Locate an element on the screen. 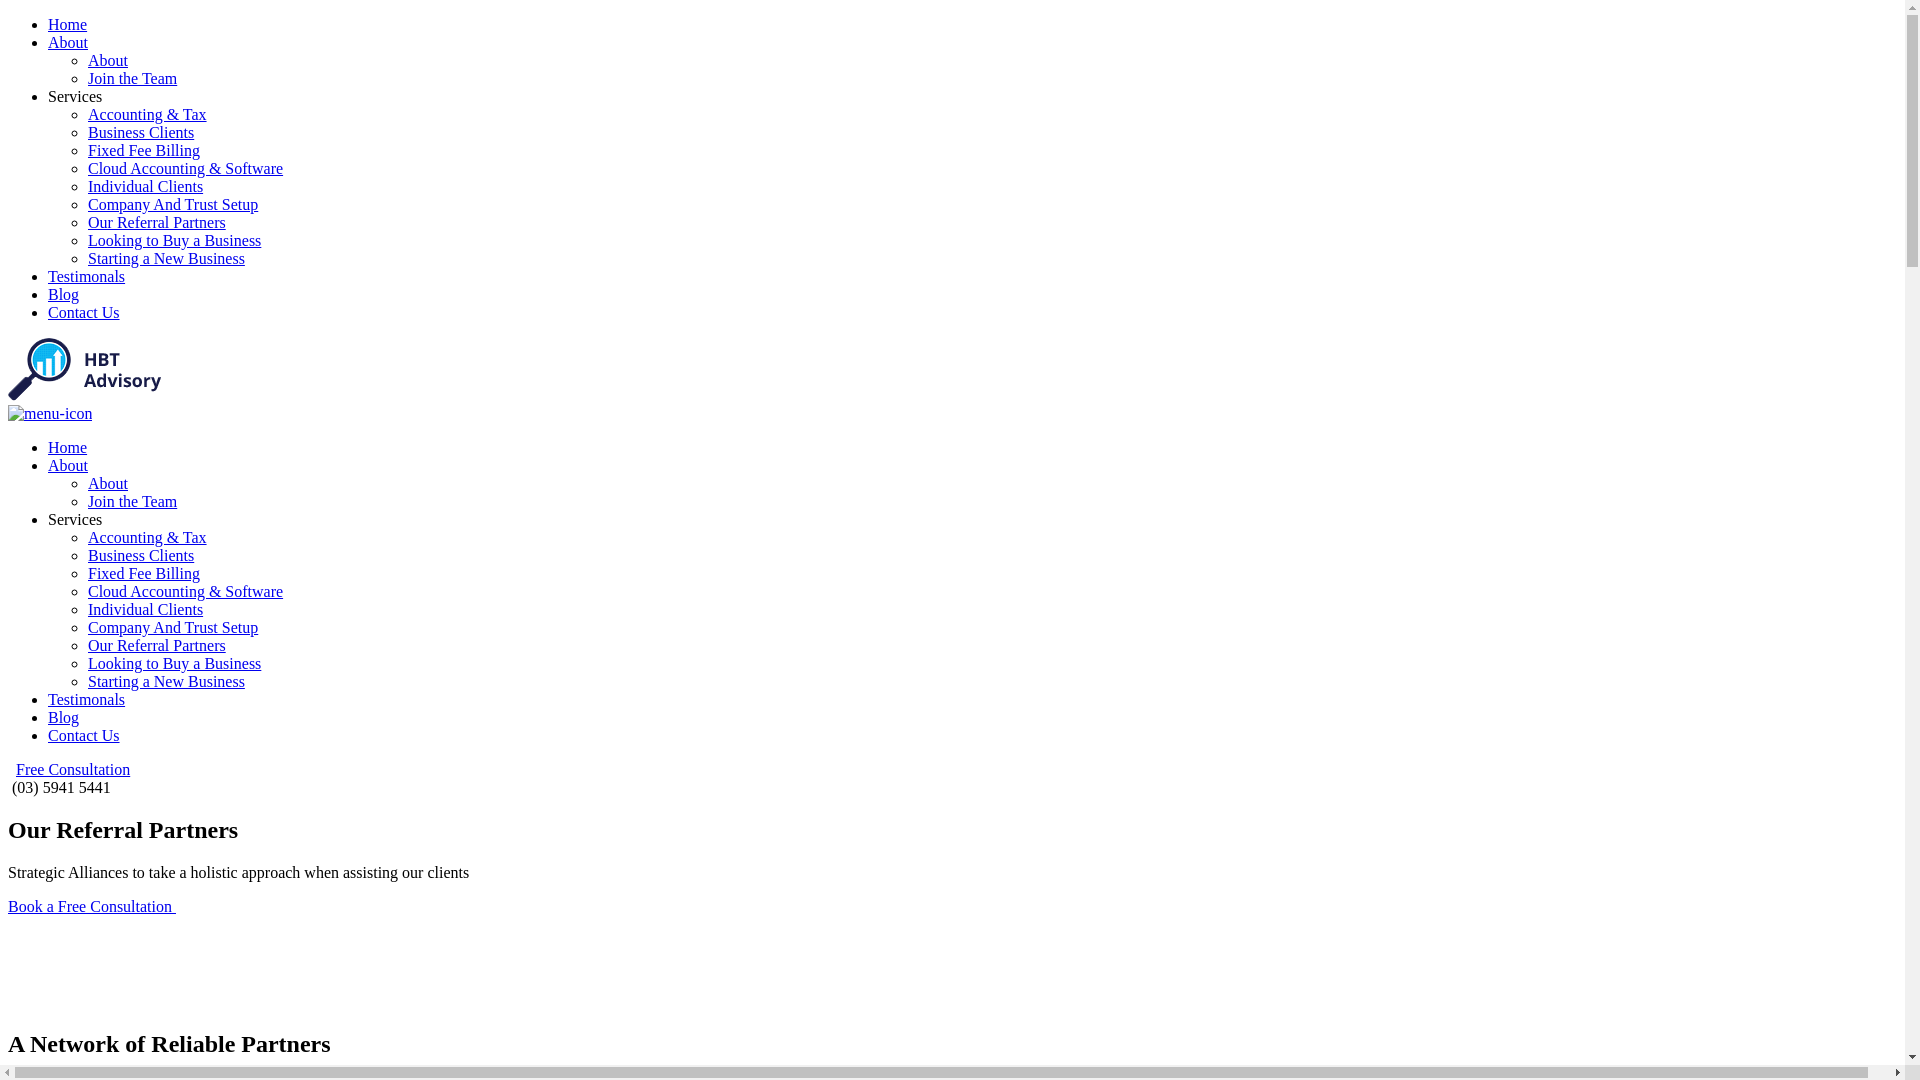  'Company And Trust Setup' is located at coordinates (172, 626).